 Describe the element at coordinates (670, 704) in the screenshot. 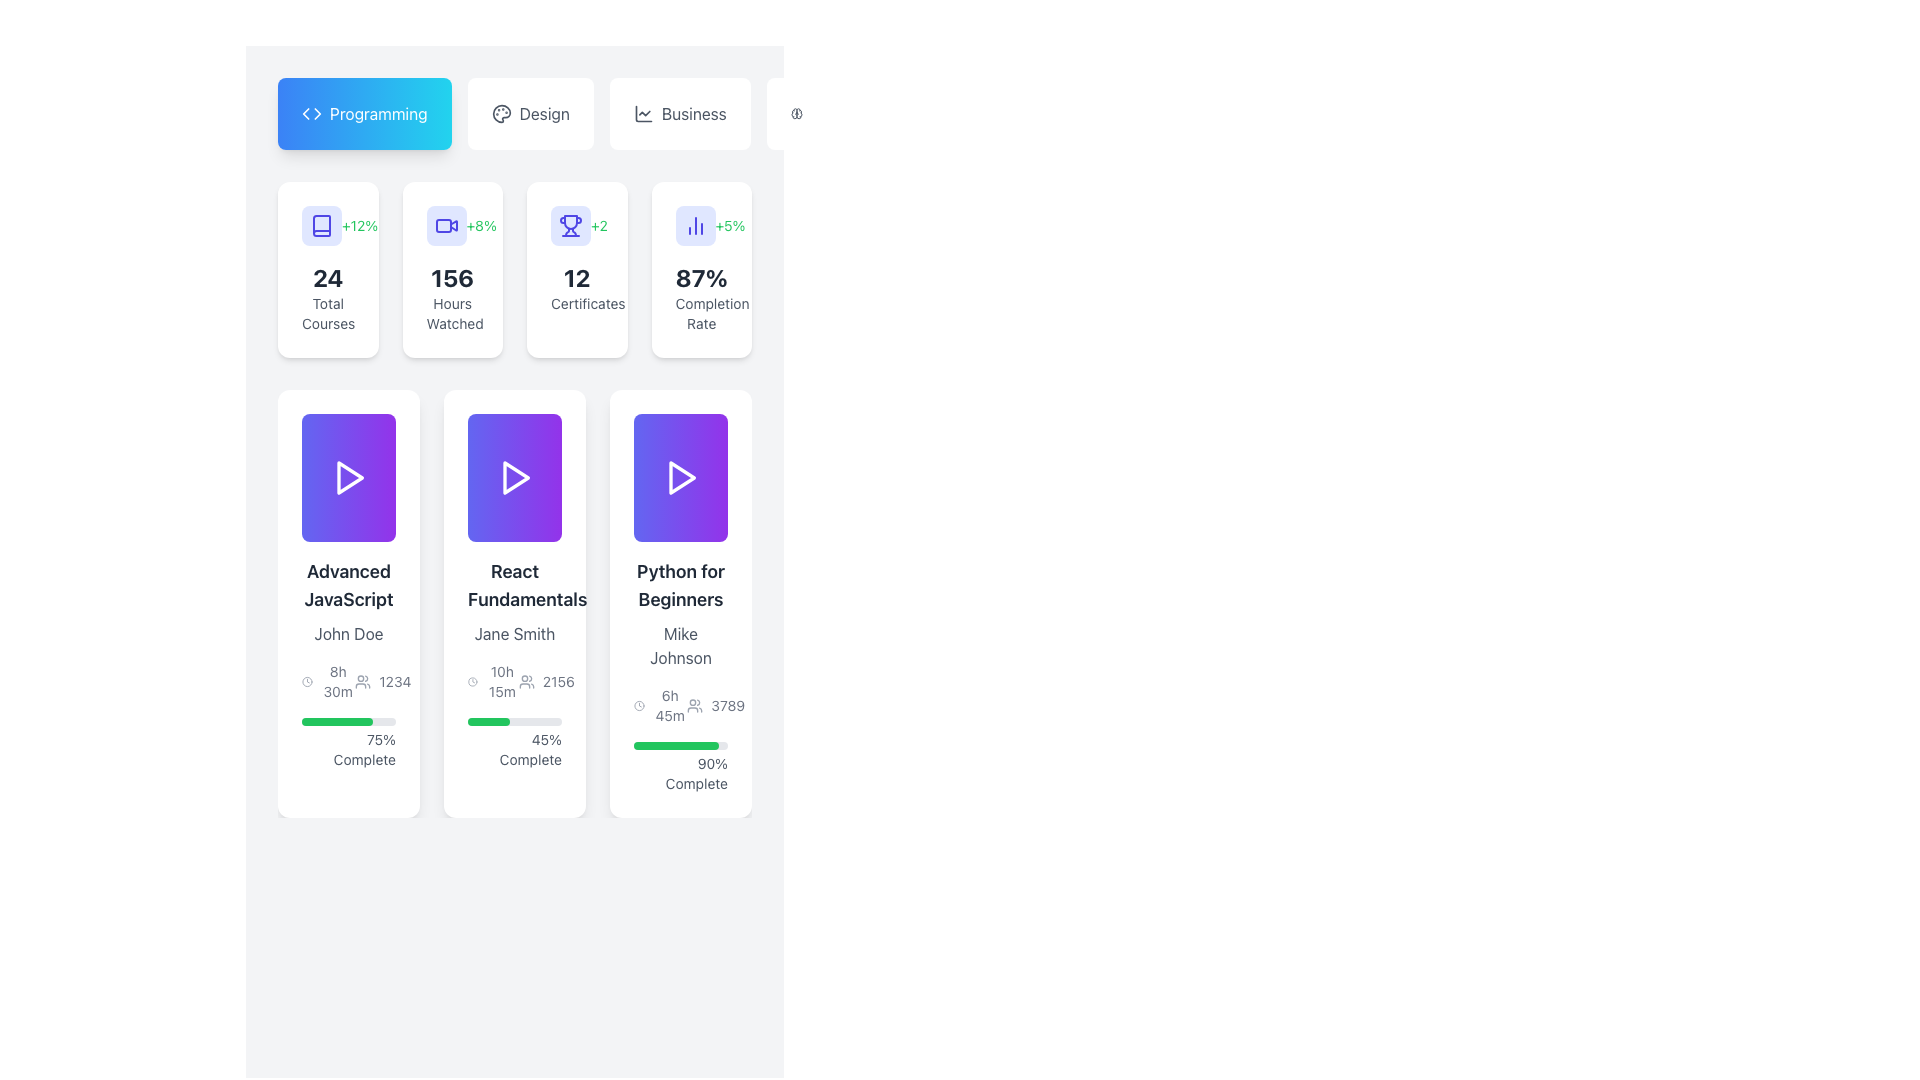

I see `the small text label displaying '6h 45m', which is styled with a gray font and located within the 'Python for Beginners' card, positioned below 'Mike Johnson' and to the right of a clock icon` at that location.